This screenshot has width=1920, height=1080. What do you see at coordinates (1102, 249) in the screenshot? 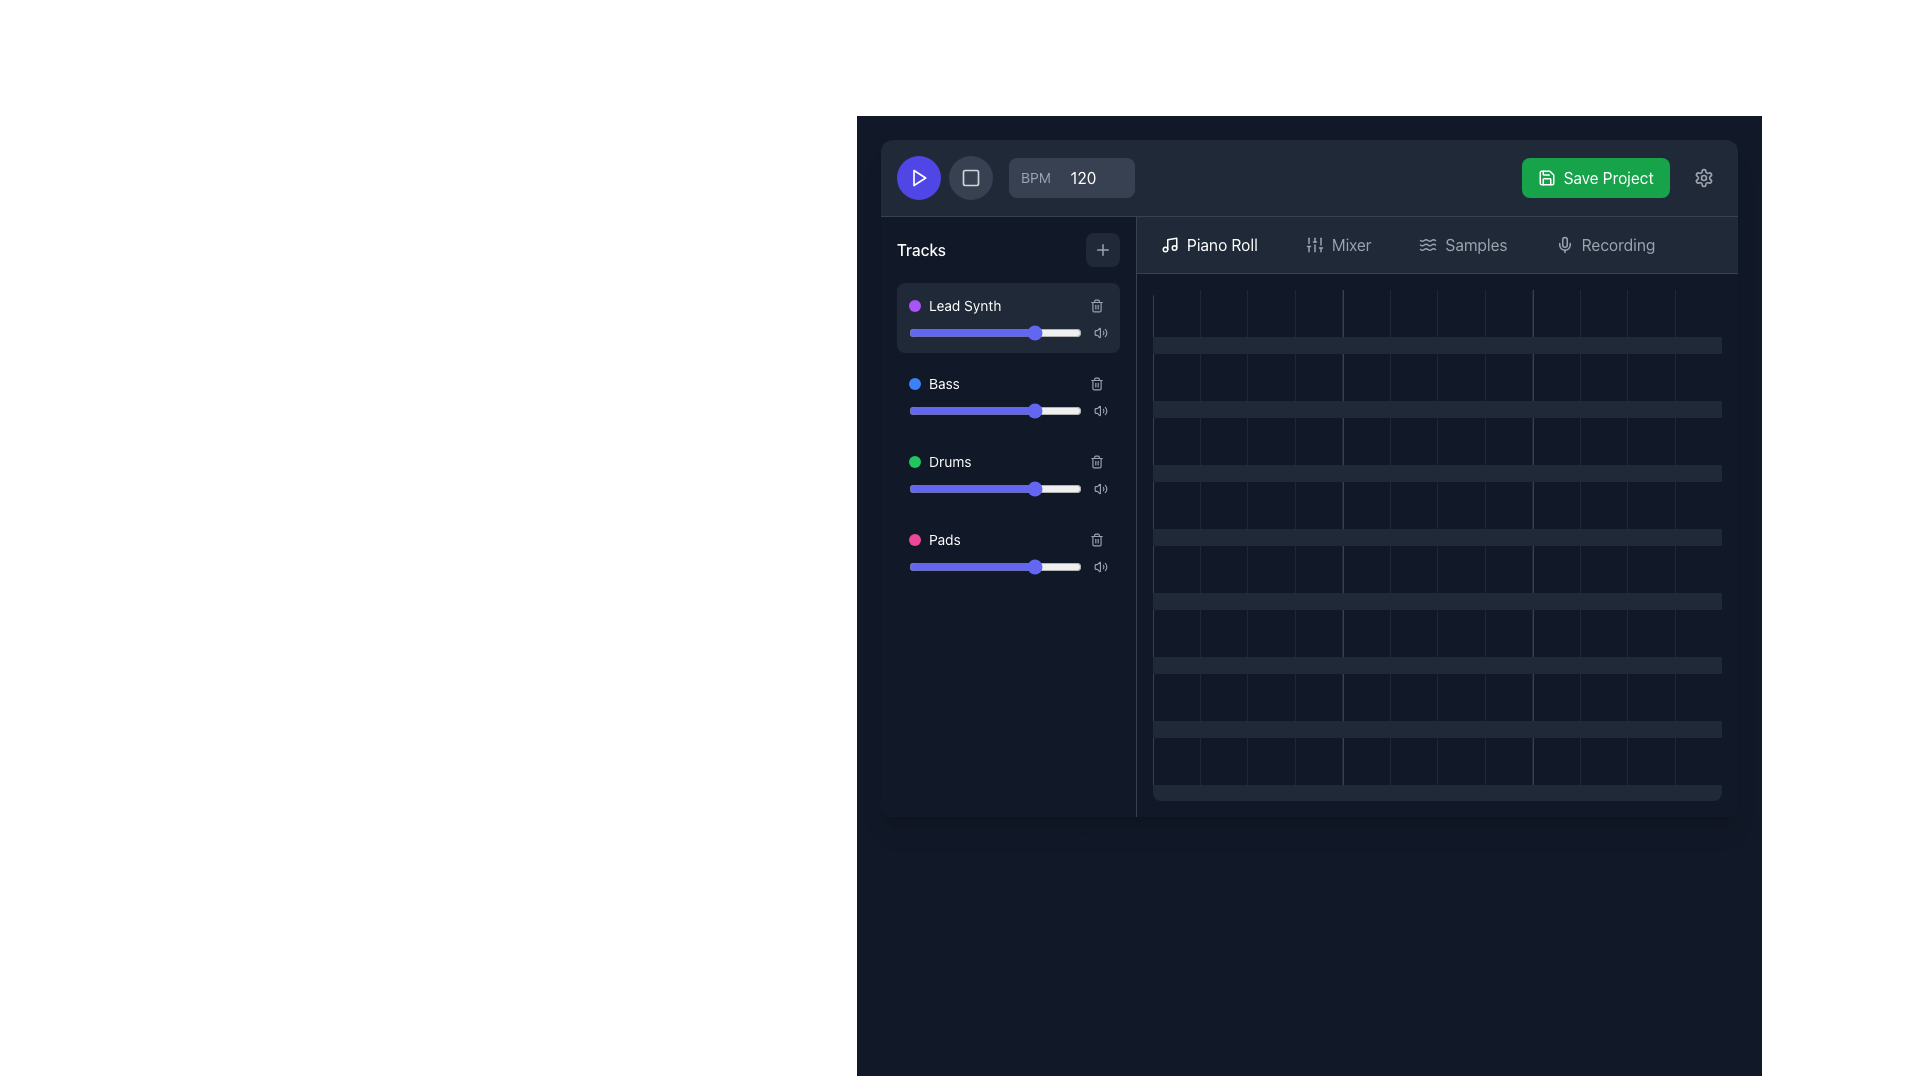
I see `the circular icon button with a plus sign located in the left-hand panel at the top of the 'Tracks' section` at bounding box center [1102, 249].